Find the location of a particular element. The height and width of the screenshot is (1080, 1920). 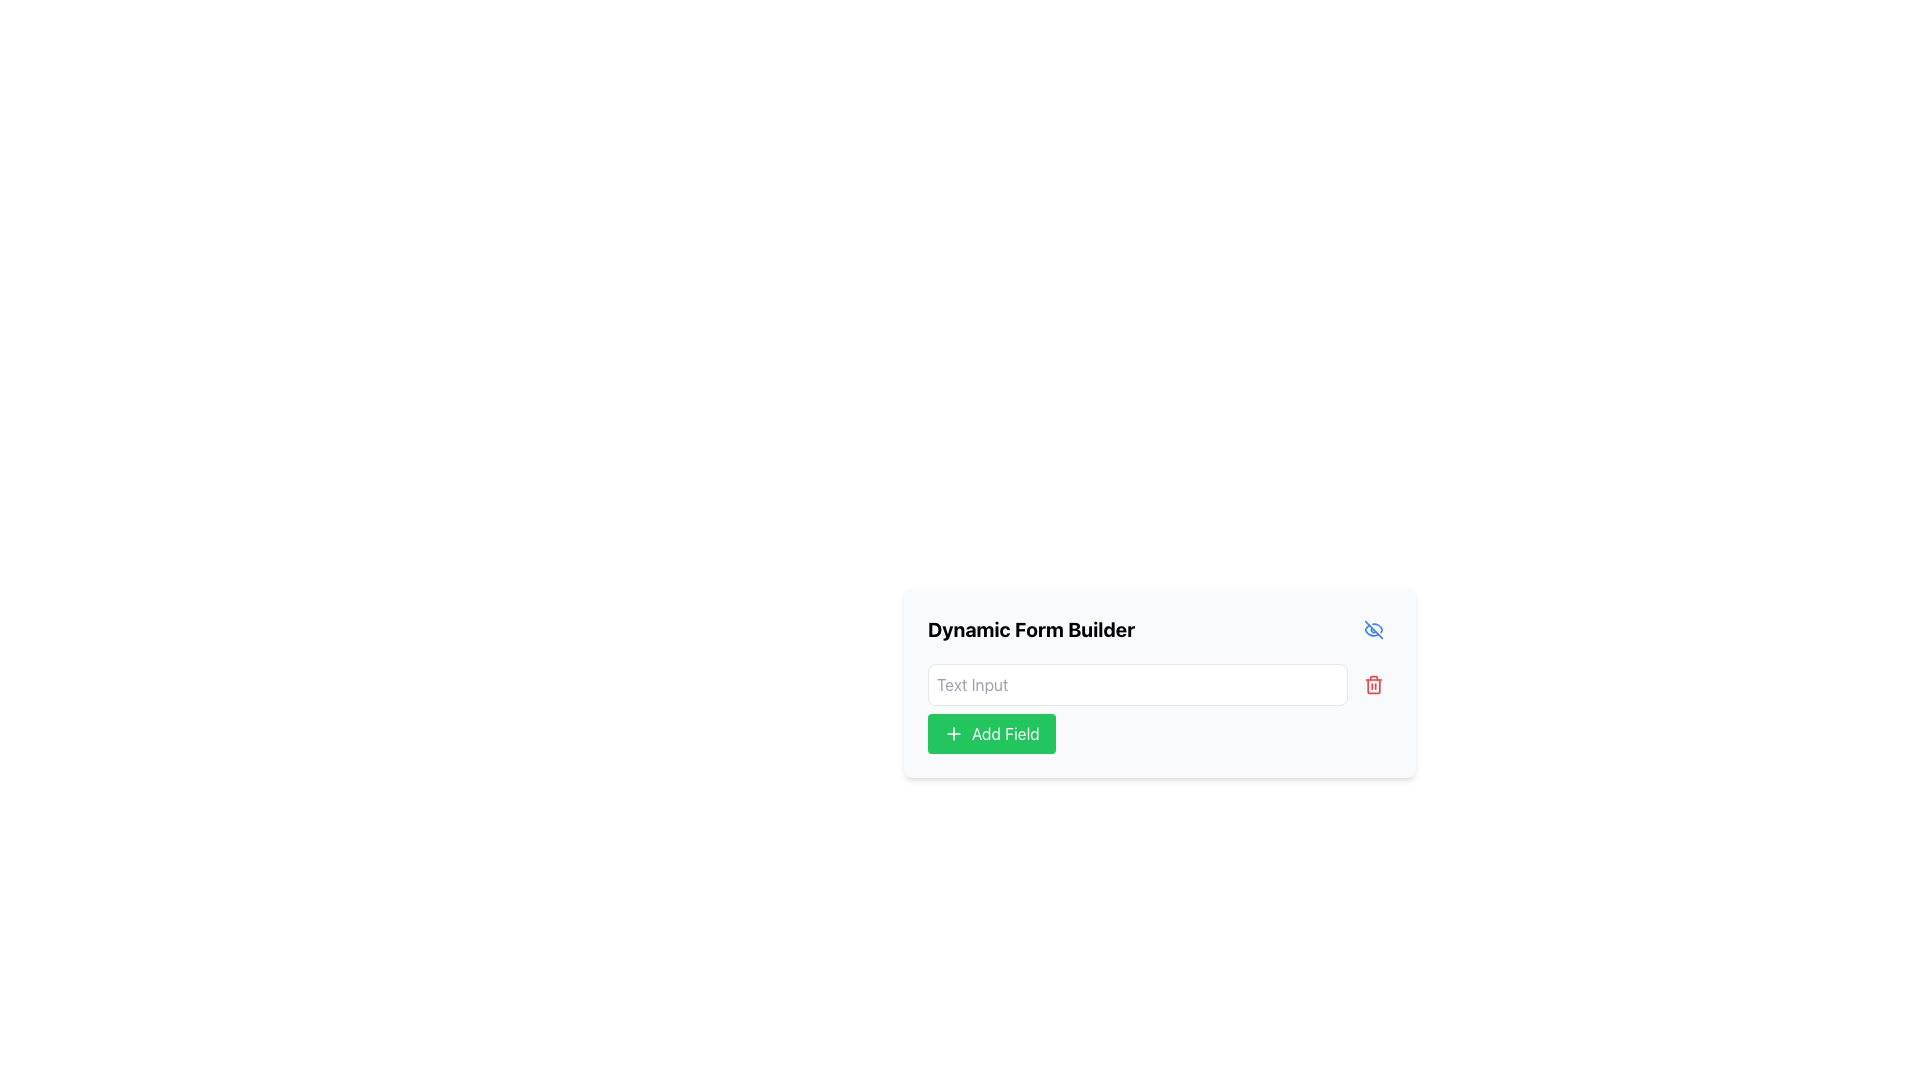

the trash can icon button, which is a minimal red icon located adjacent to the visibility toggle icon in the dynamic form builder section is located at coordinates (1372, 684).